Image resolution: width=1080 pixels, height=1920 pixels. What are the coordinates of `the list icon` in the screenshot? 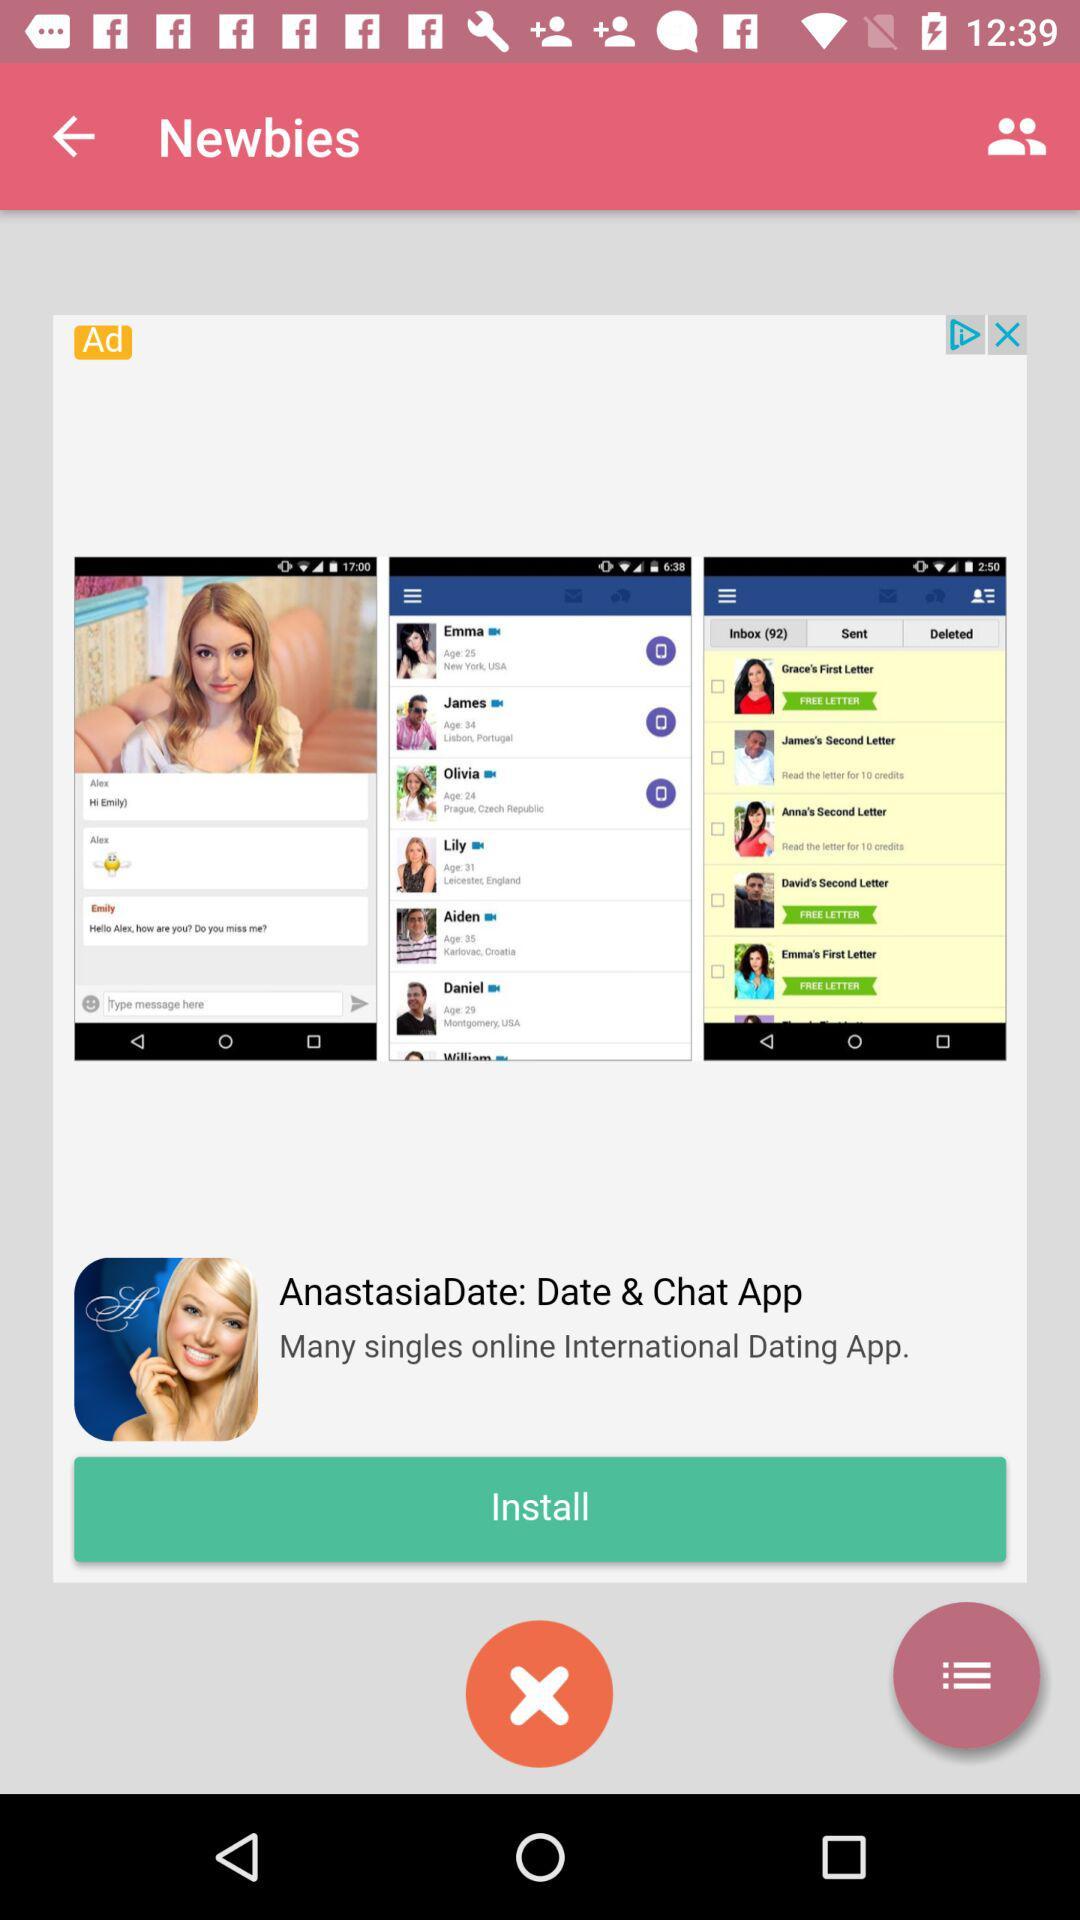 It's located at (965, 1675).